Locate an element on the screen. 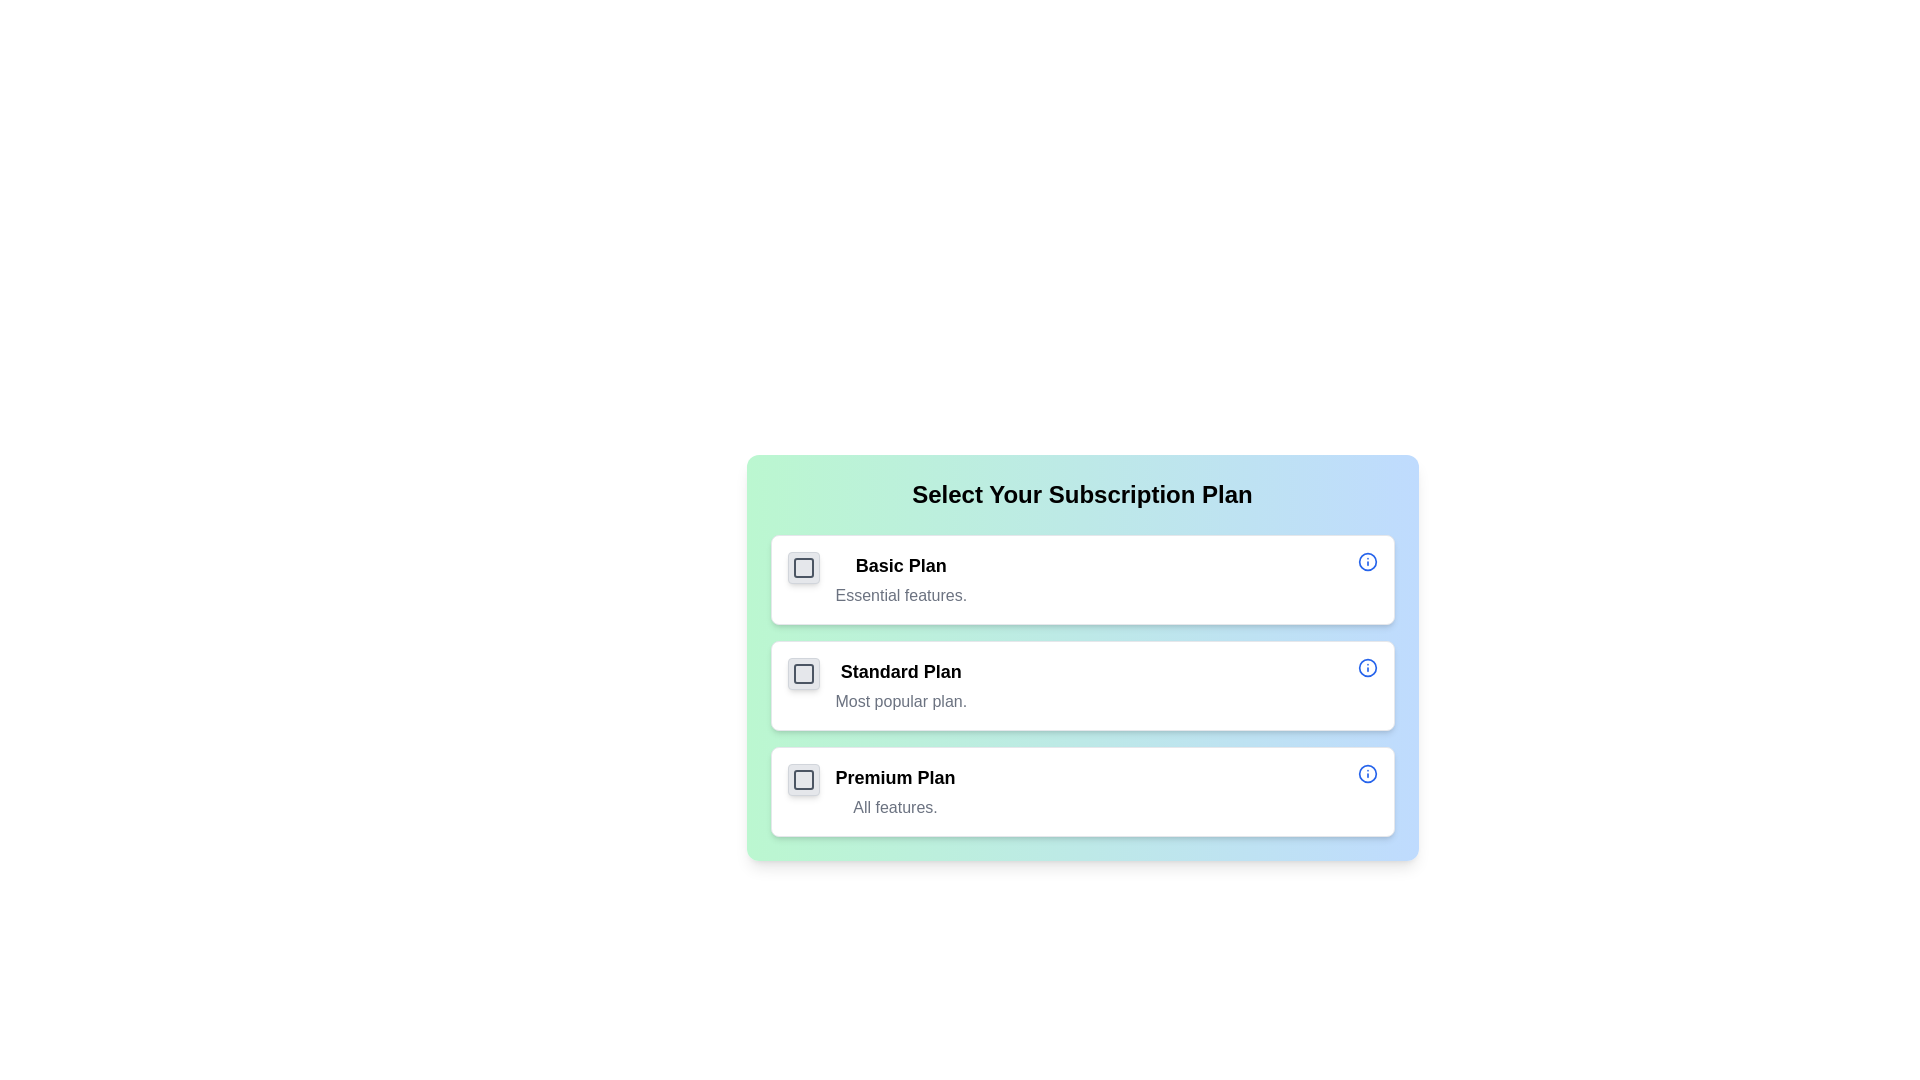 Image resolution: width=1920 pixels, height=1080 pixels. the checkbox for the 'Premium Plan' option is located at coordinates (803, 778).